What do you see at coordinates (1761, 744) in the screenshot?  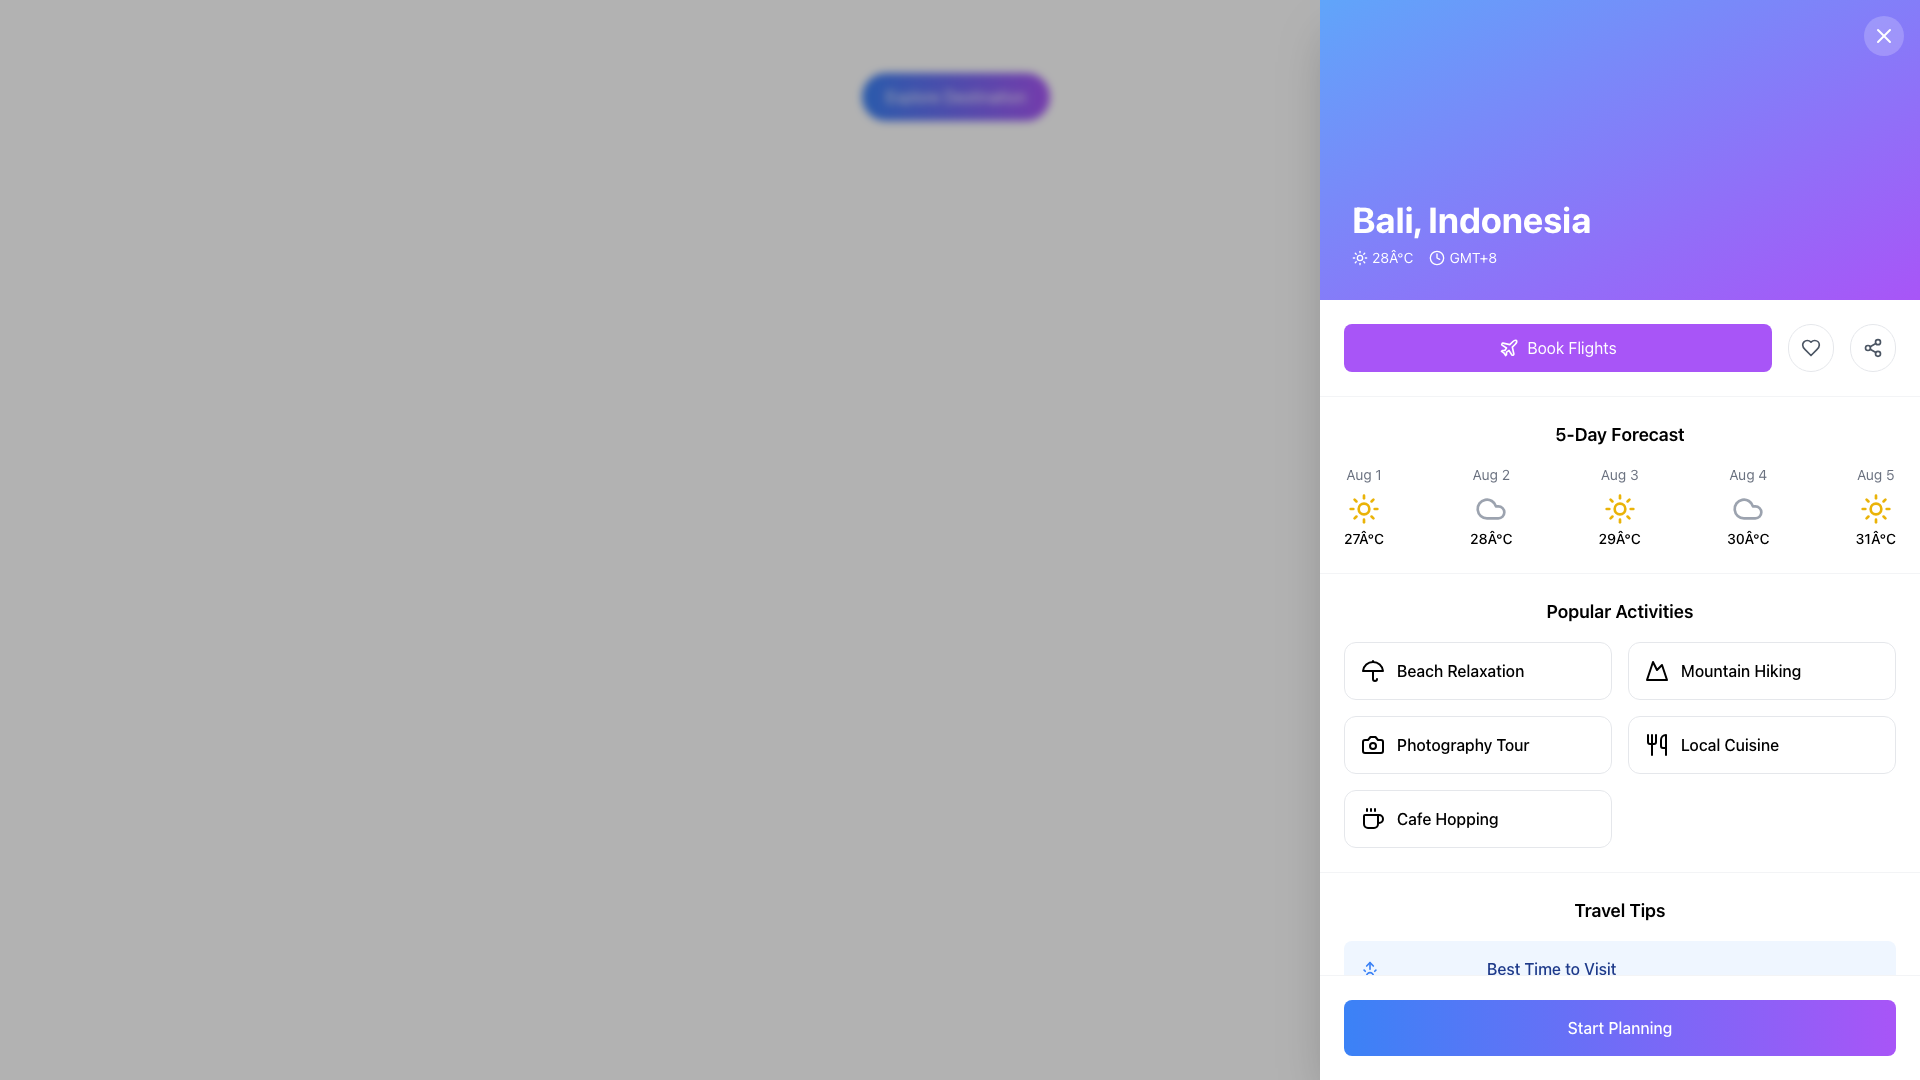 I see `the 'Local Cuisine' button, which is a rectangular button with rounded corners featuring a fork and spoon icon on the left and the text 'Local Cuisine' on the right, located in the second column of the second row within the 'Popular Activities' section grid` at bounding box center [1761, 744].